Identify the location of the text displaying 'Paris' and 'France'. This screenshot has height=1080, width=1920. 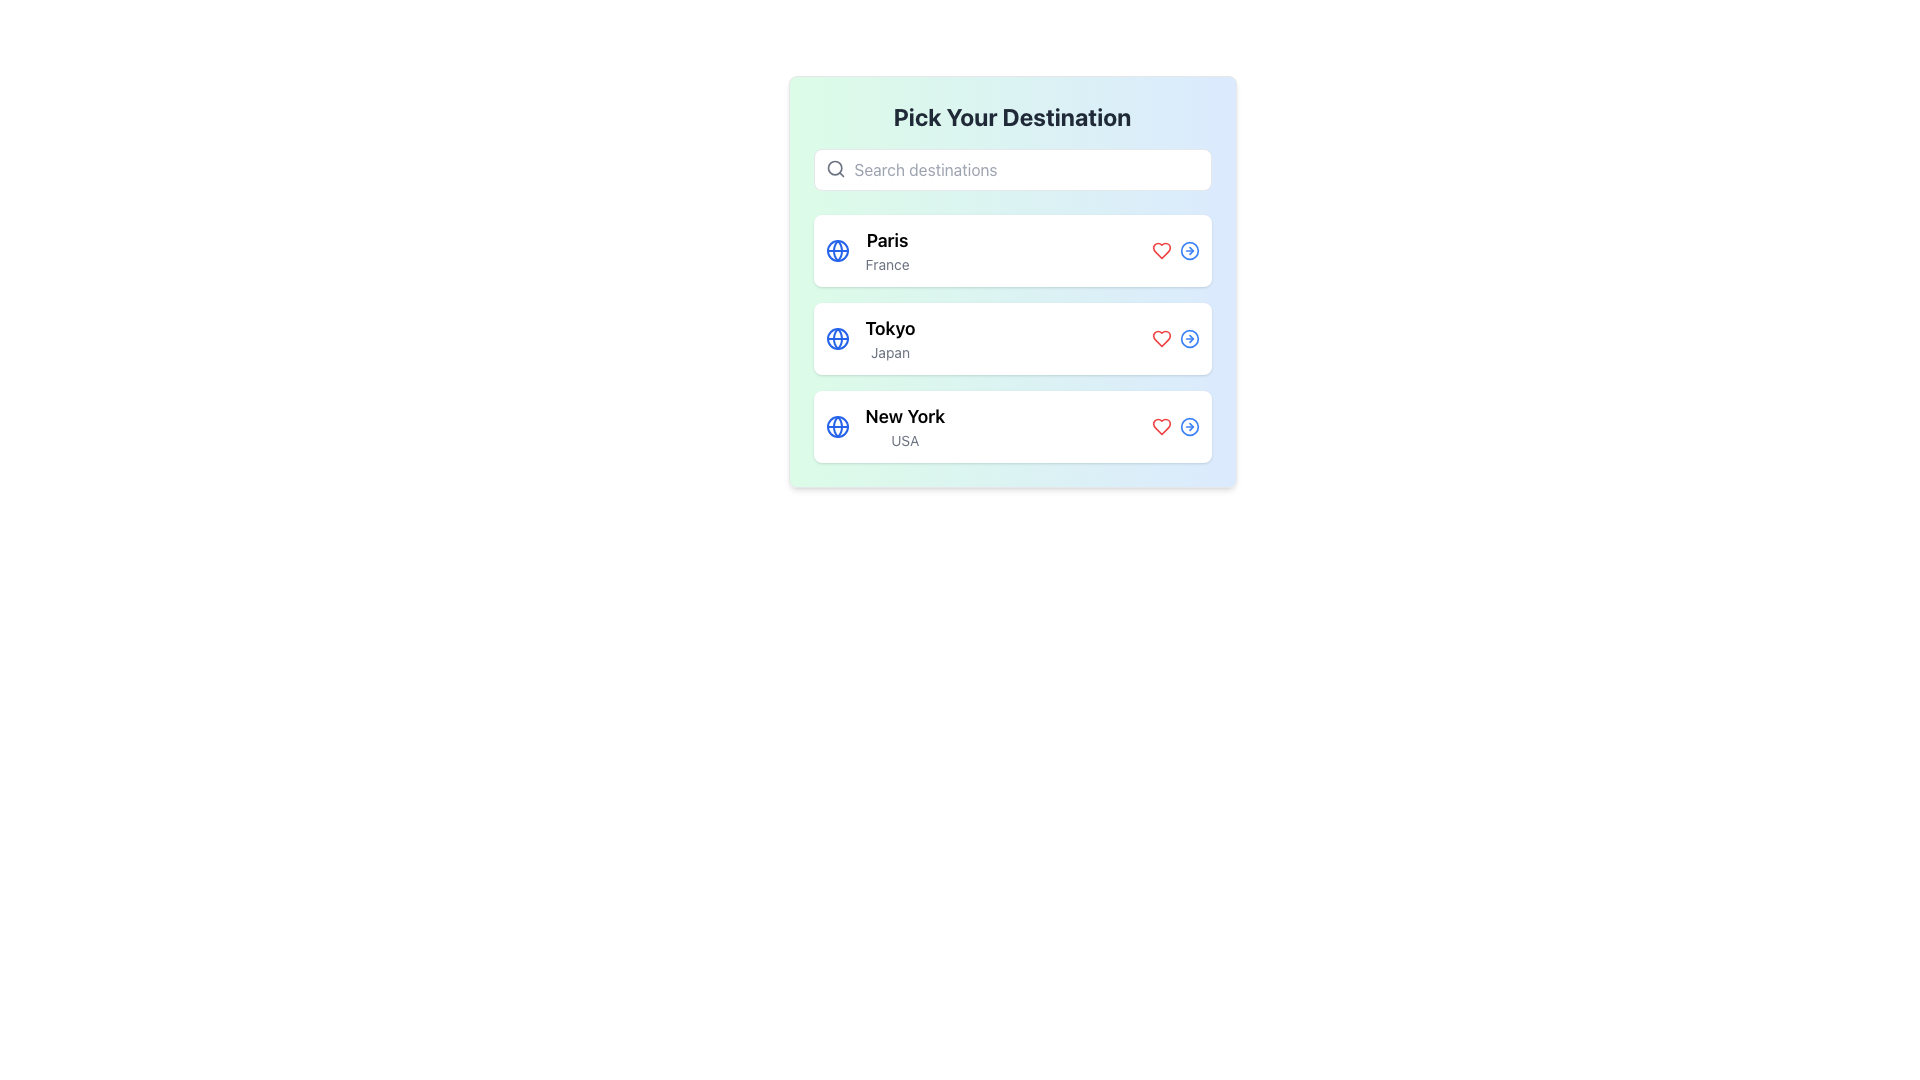
(886, 249).